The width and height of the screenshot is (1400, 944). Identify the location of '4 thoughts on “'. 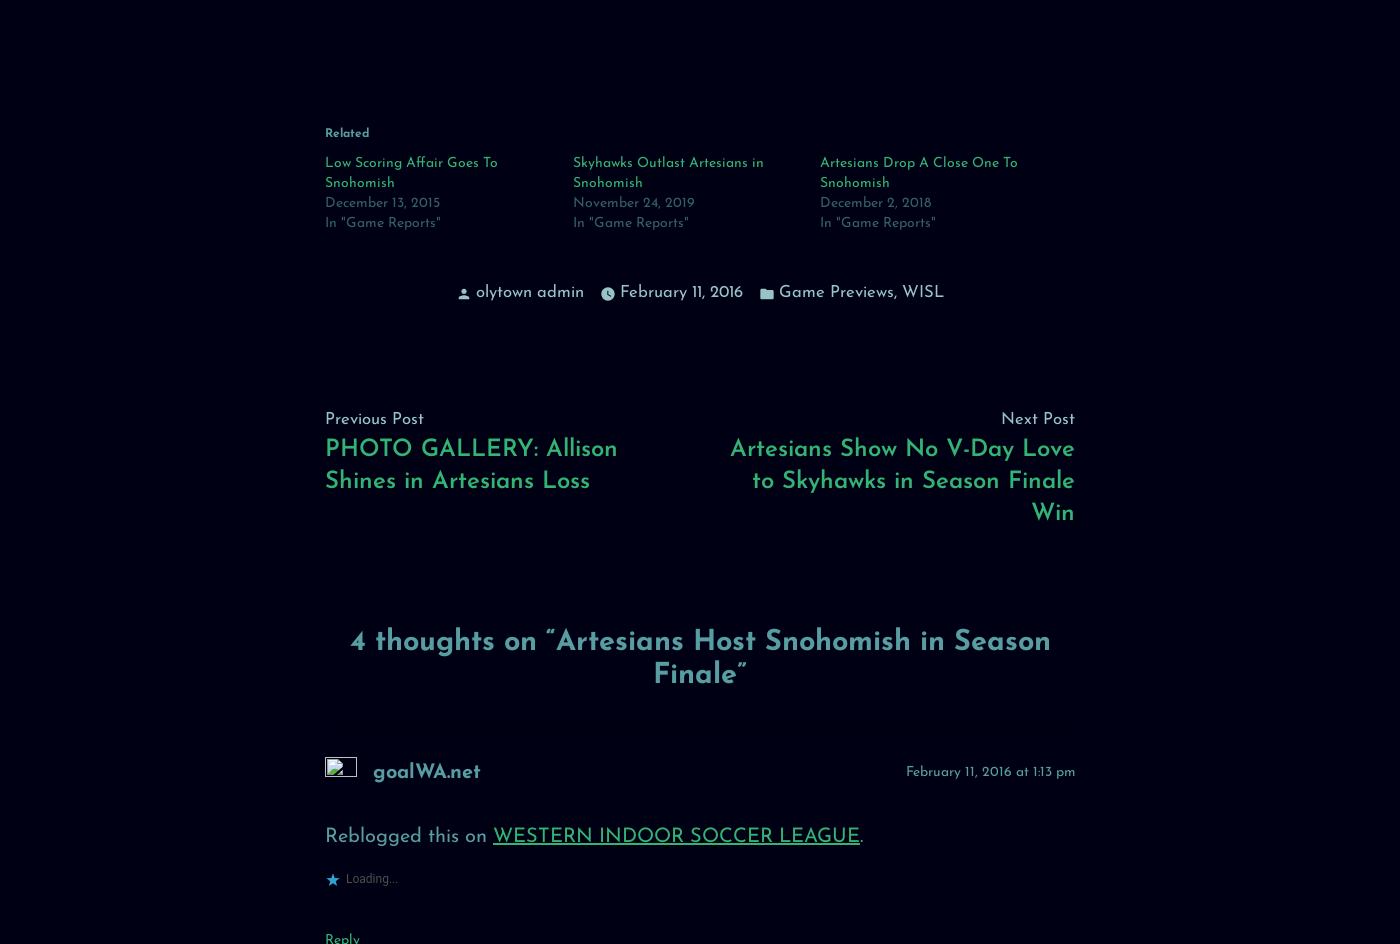
(452, 642).